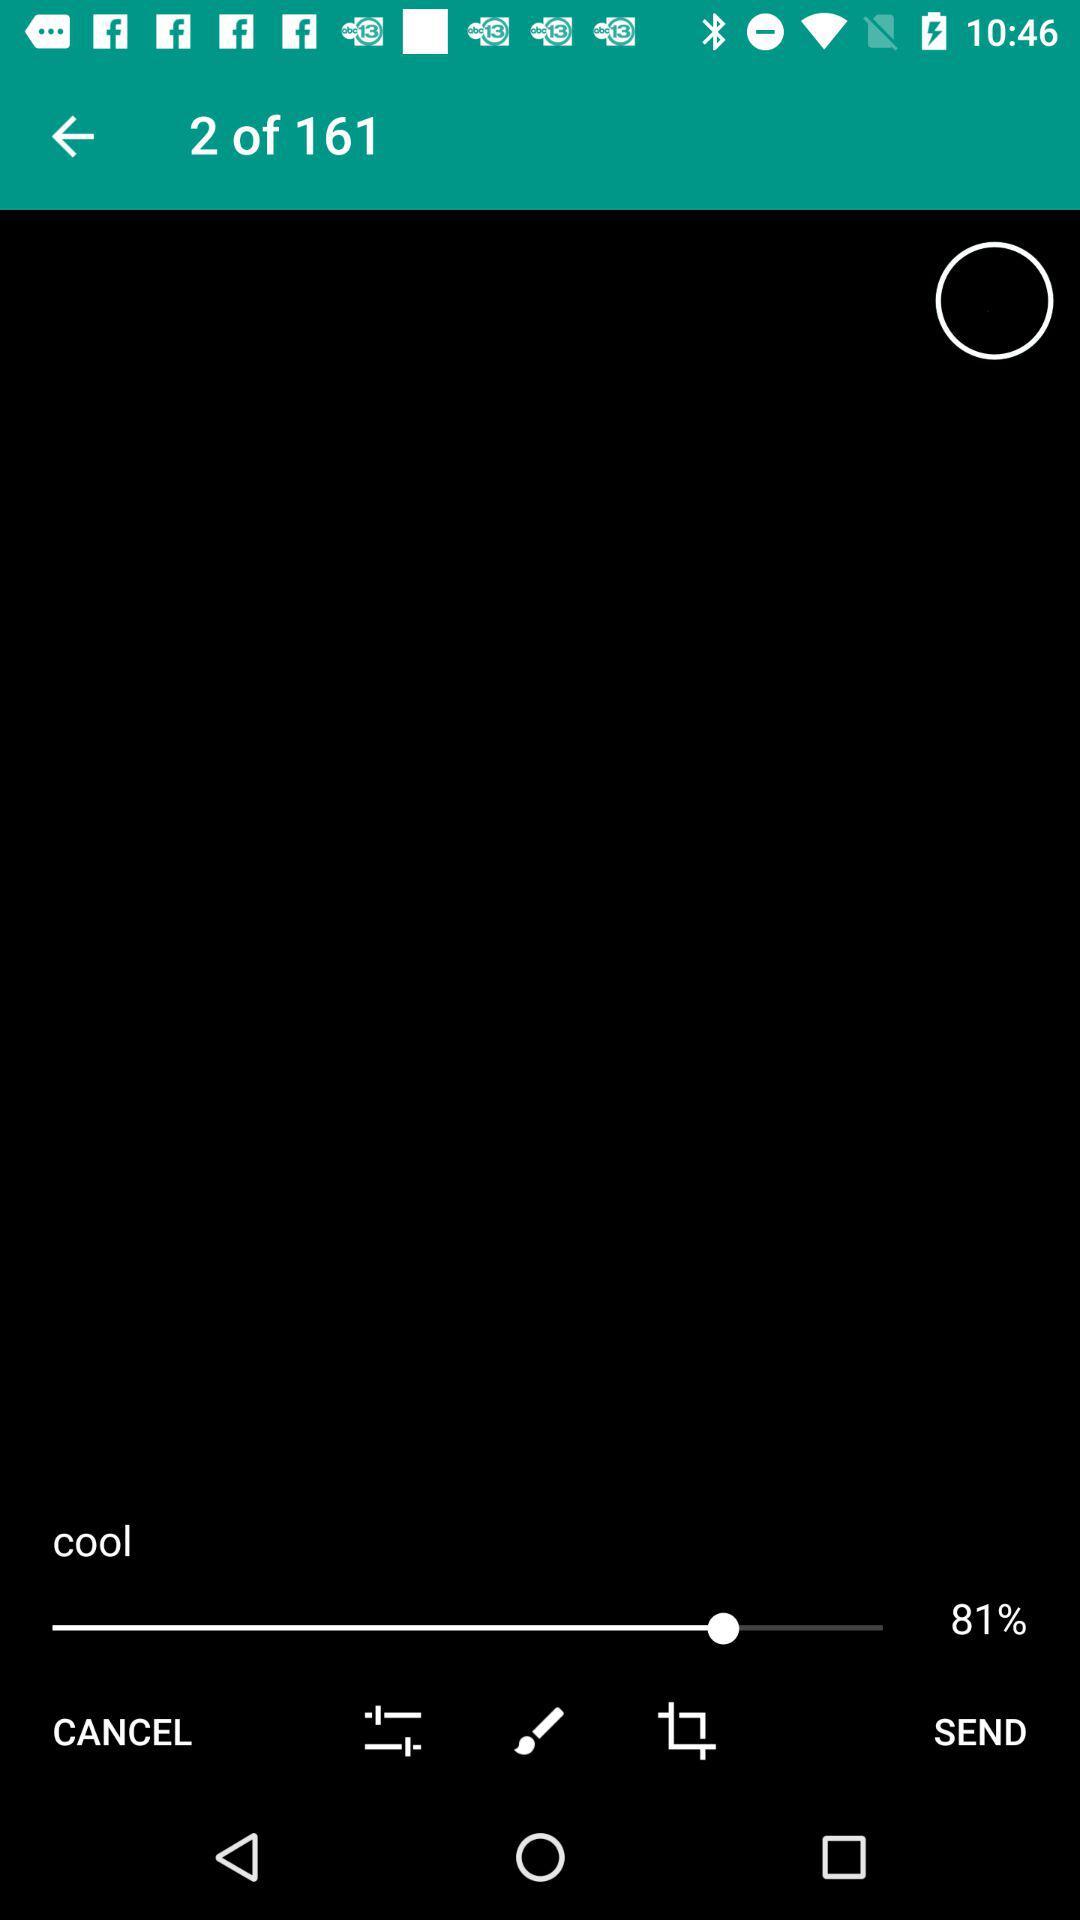 Image resolution: width=1080 pixels, height=1920 pixels. Describe the element at coordinates (69, 135) in the screenshot. I see `app above the cool item` at that location.